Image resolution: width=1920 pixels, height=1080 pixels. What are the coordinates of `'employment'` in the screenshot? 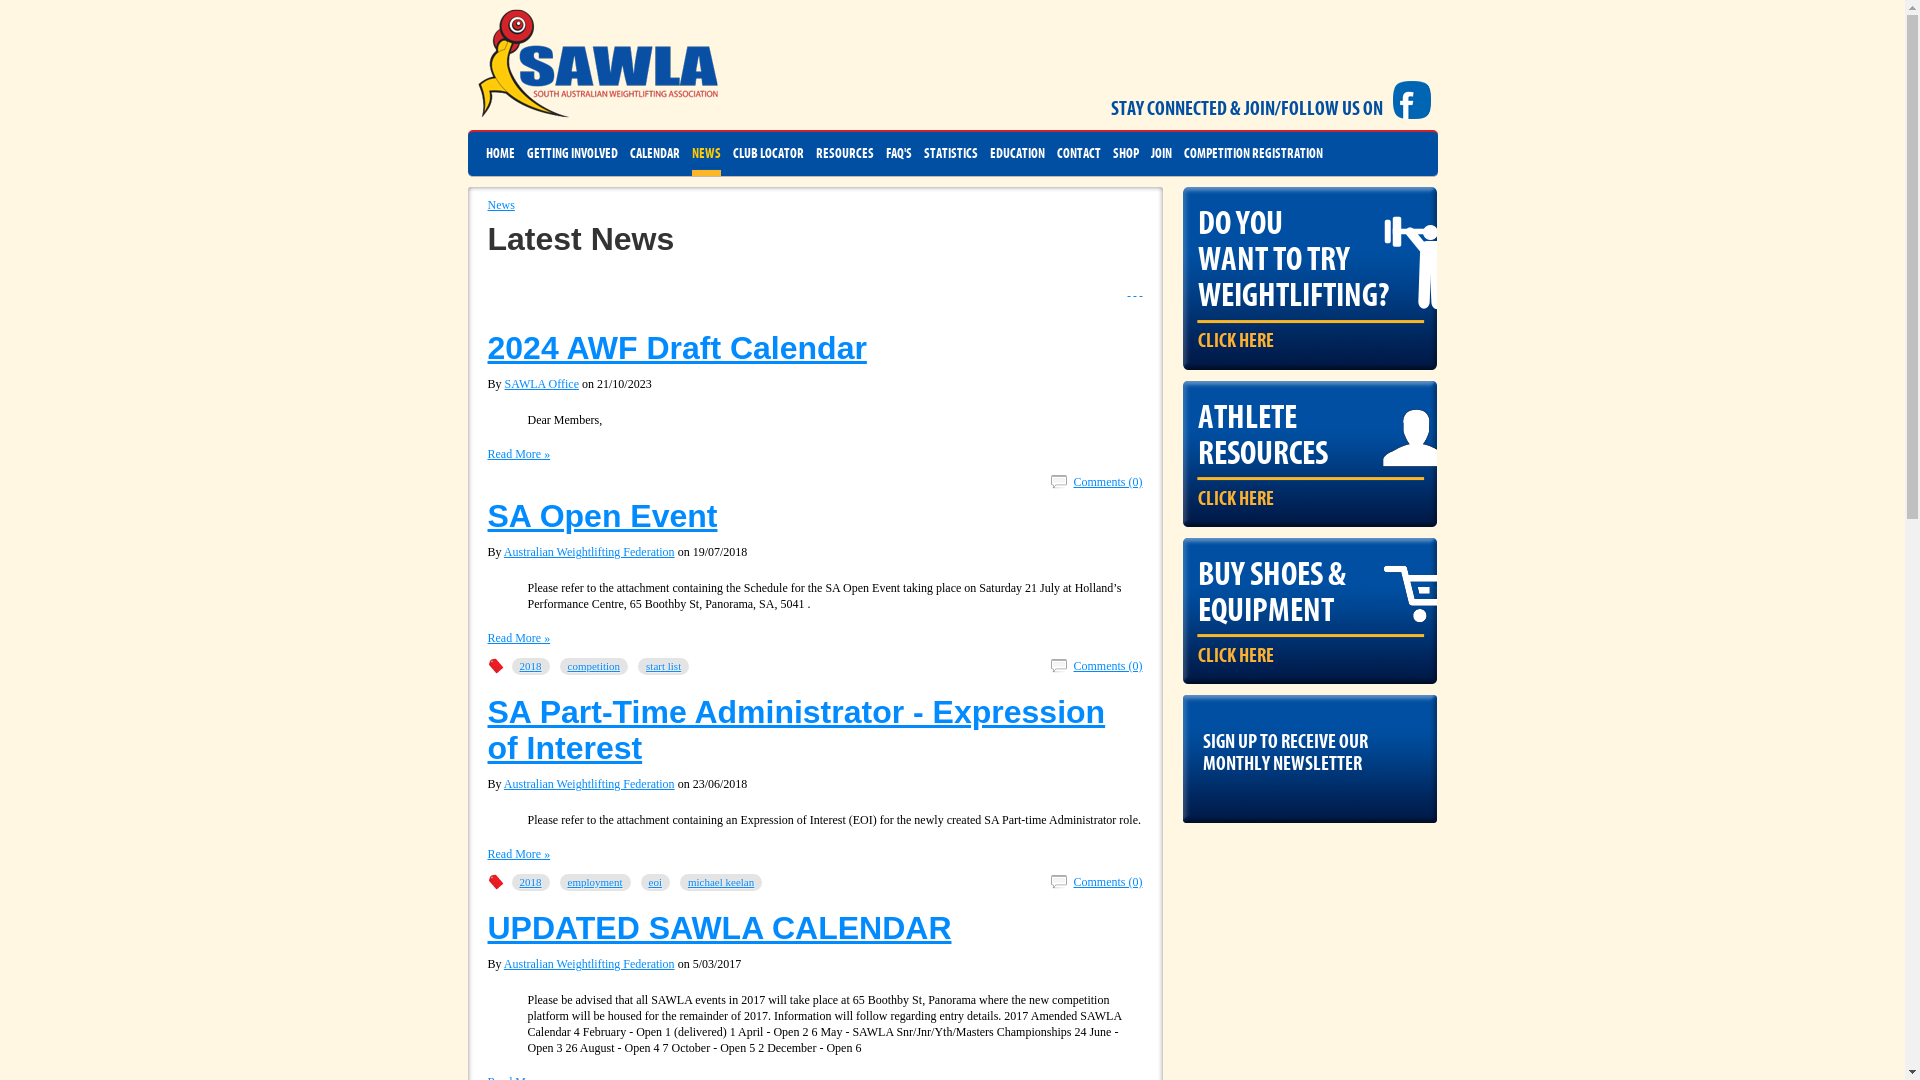 It's located at (594, 881).